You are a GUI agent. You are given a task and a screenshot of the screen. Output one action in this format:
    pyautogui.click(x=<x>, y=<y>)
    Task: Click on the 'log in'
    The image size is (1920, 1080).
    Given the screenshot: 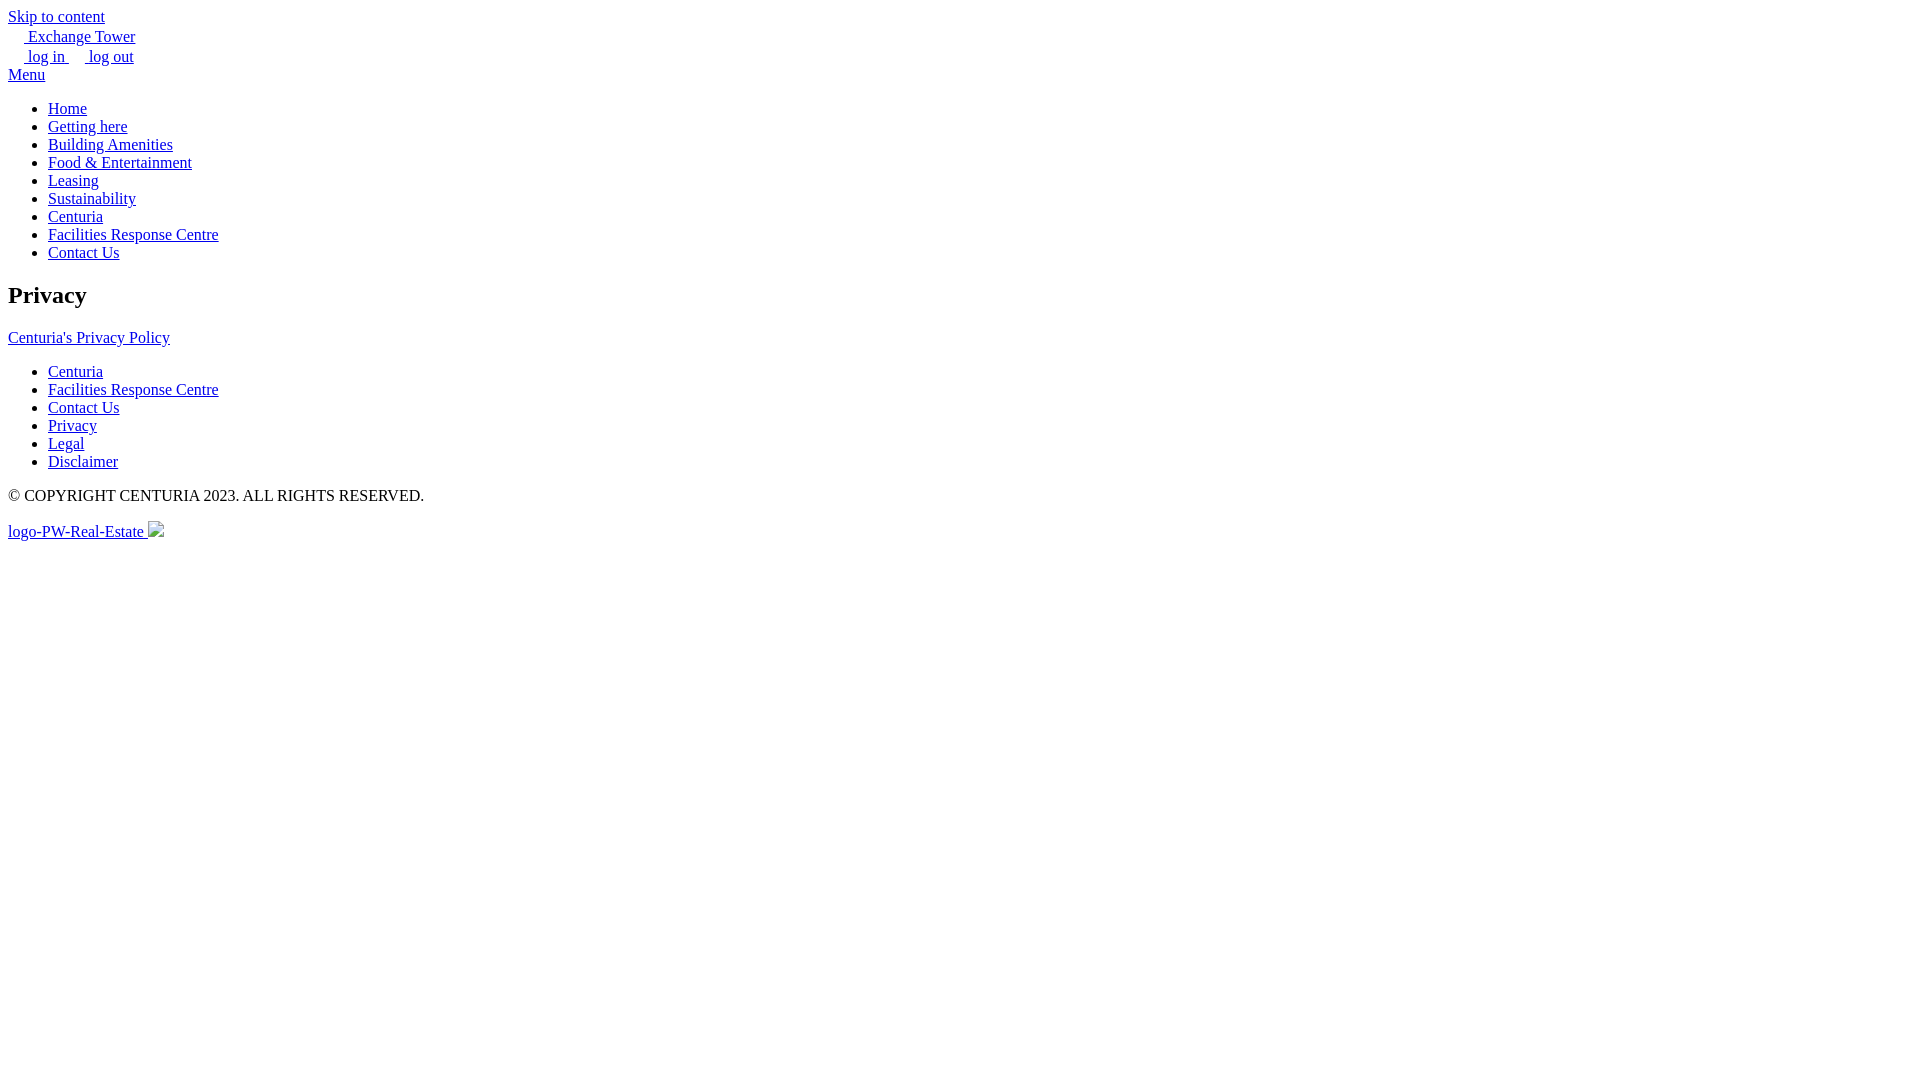 What is the action you would take?
    pyautogui.click(x=38, y=55)
    